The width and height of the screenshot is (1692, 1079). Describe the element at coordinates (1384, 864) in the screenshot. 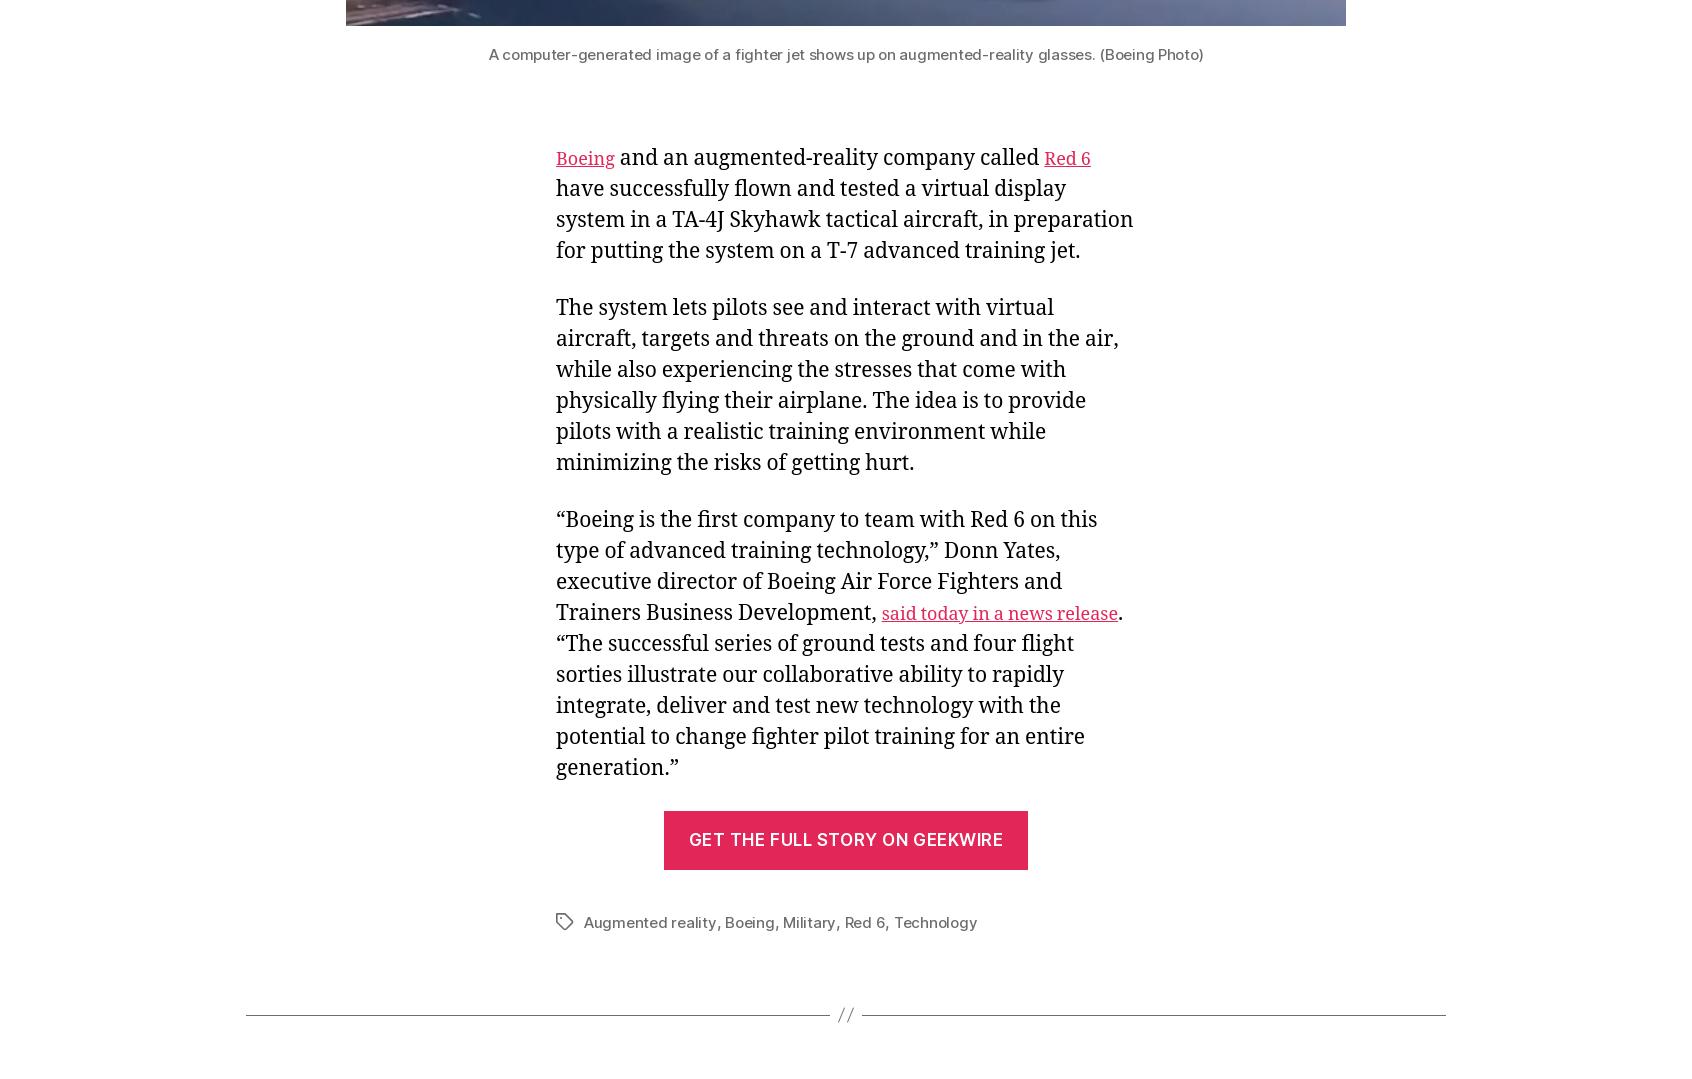

I see `'To the top'` at that location.